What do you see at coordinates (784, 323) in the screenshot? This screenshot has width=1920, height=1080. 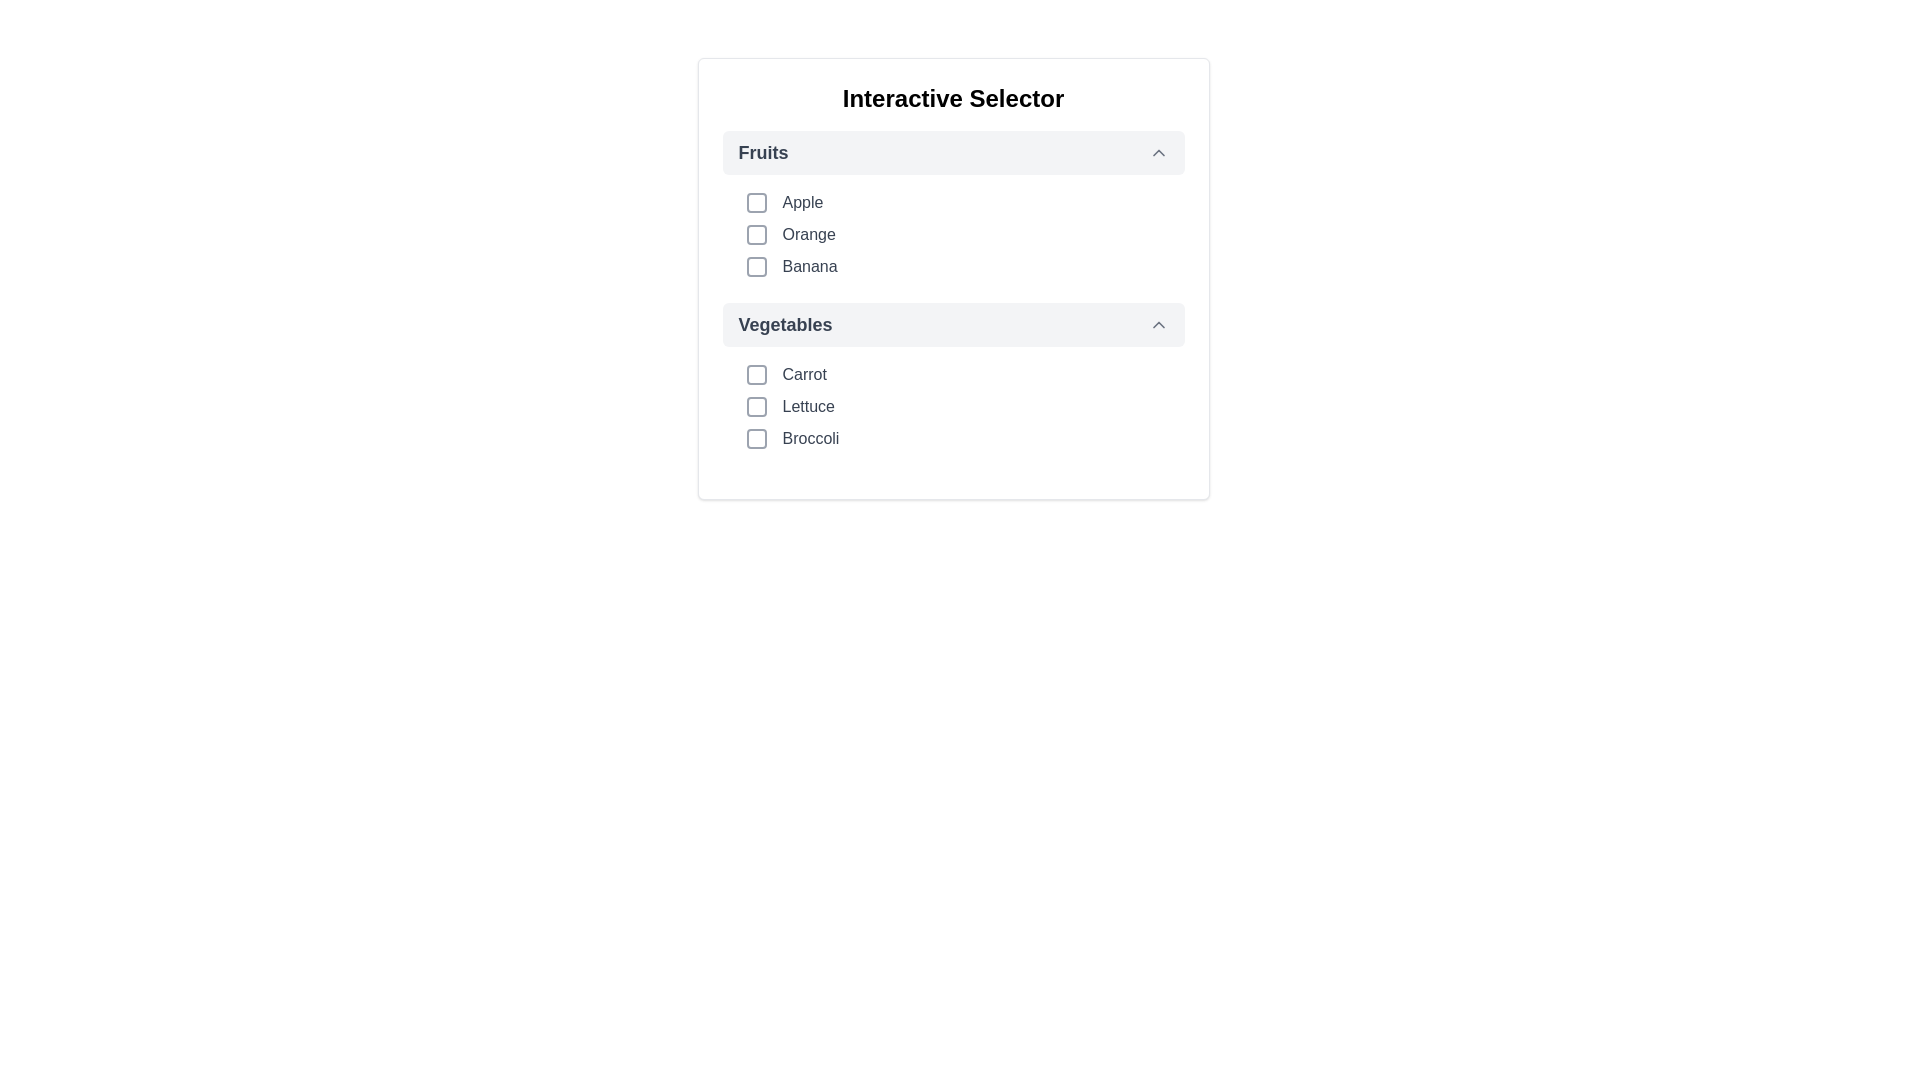 I see `the Text Label that serves as the title for the section related to vegetables, located at the top-center of the interface` at bounding box center [784, 323].